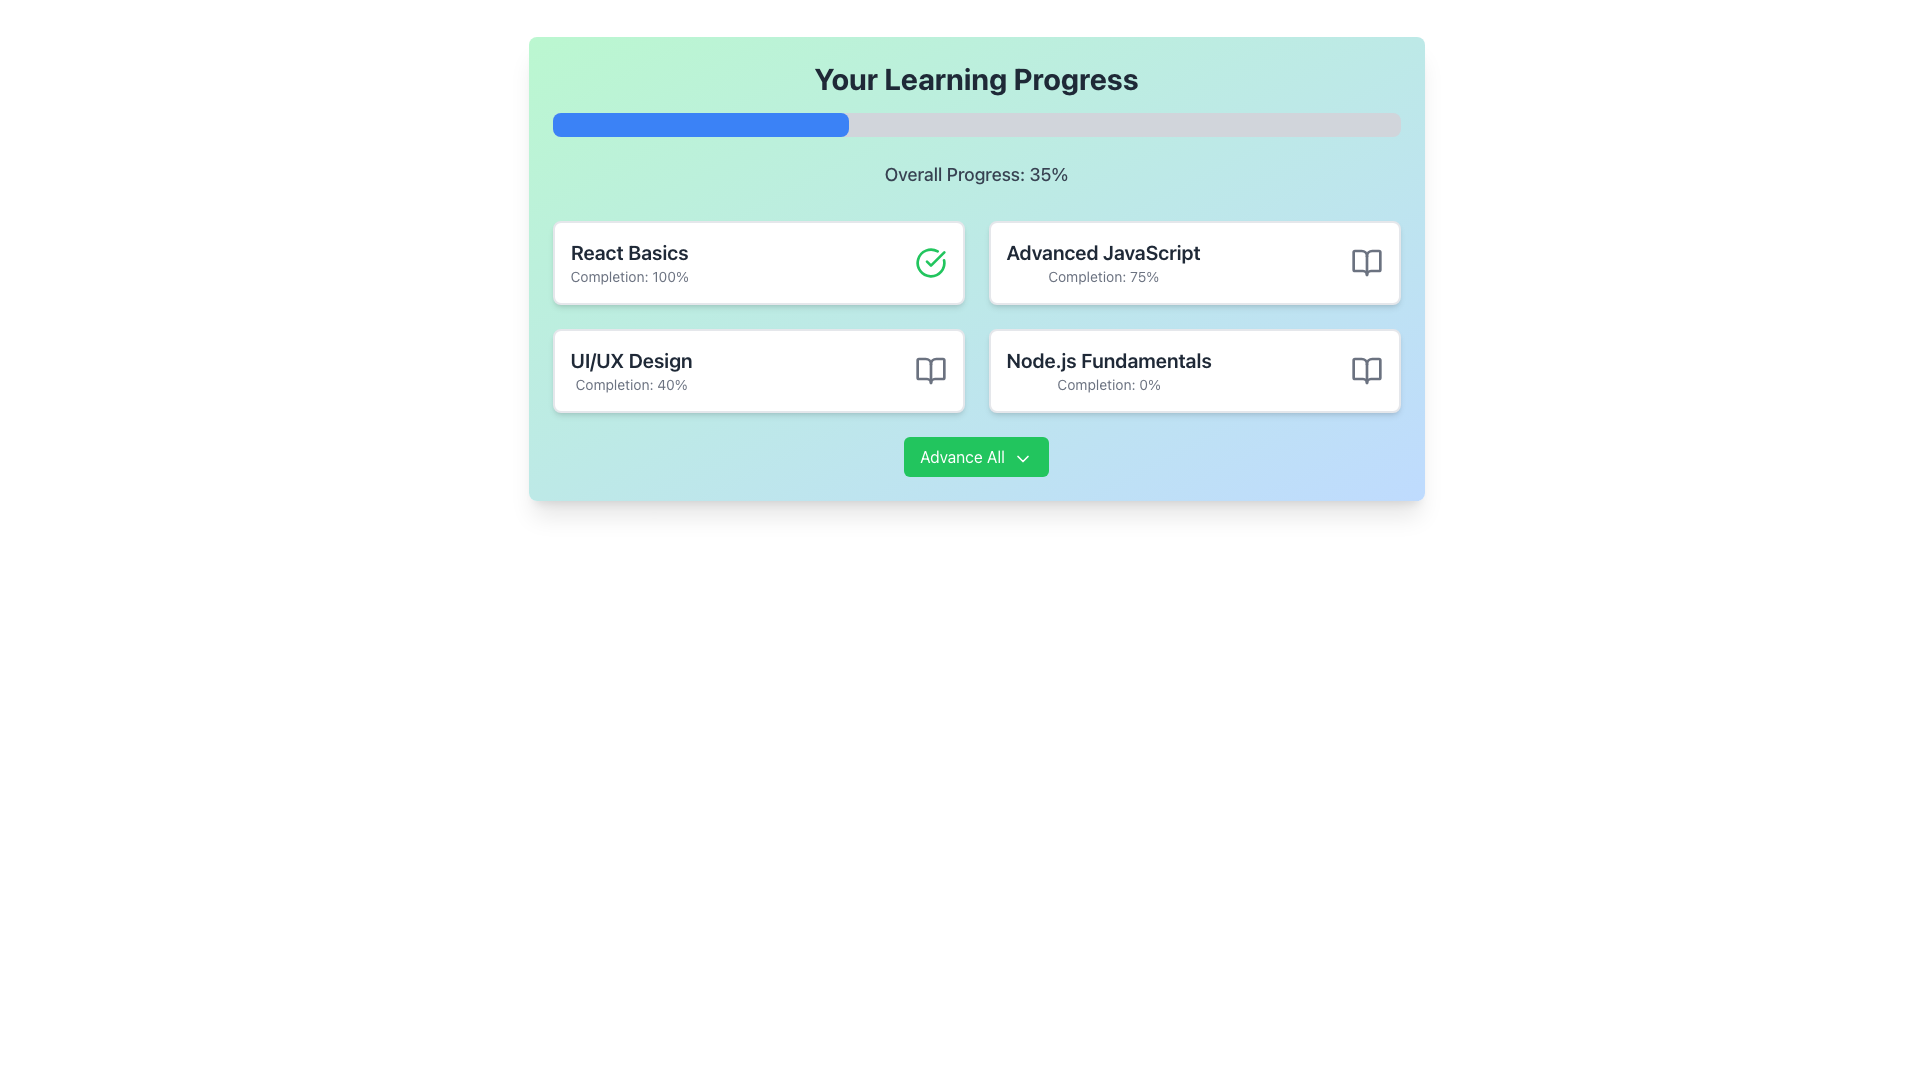 This screenshot has height=1080, width=1920. What do you see at coordinates (1194, 261) in the screenshot?
I see `the 'Advanced JavaScript' Informational Card, which is the second card in the grid layout of learning modules` at bounding box center [1194, 261].